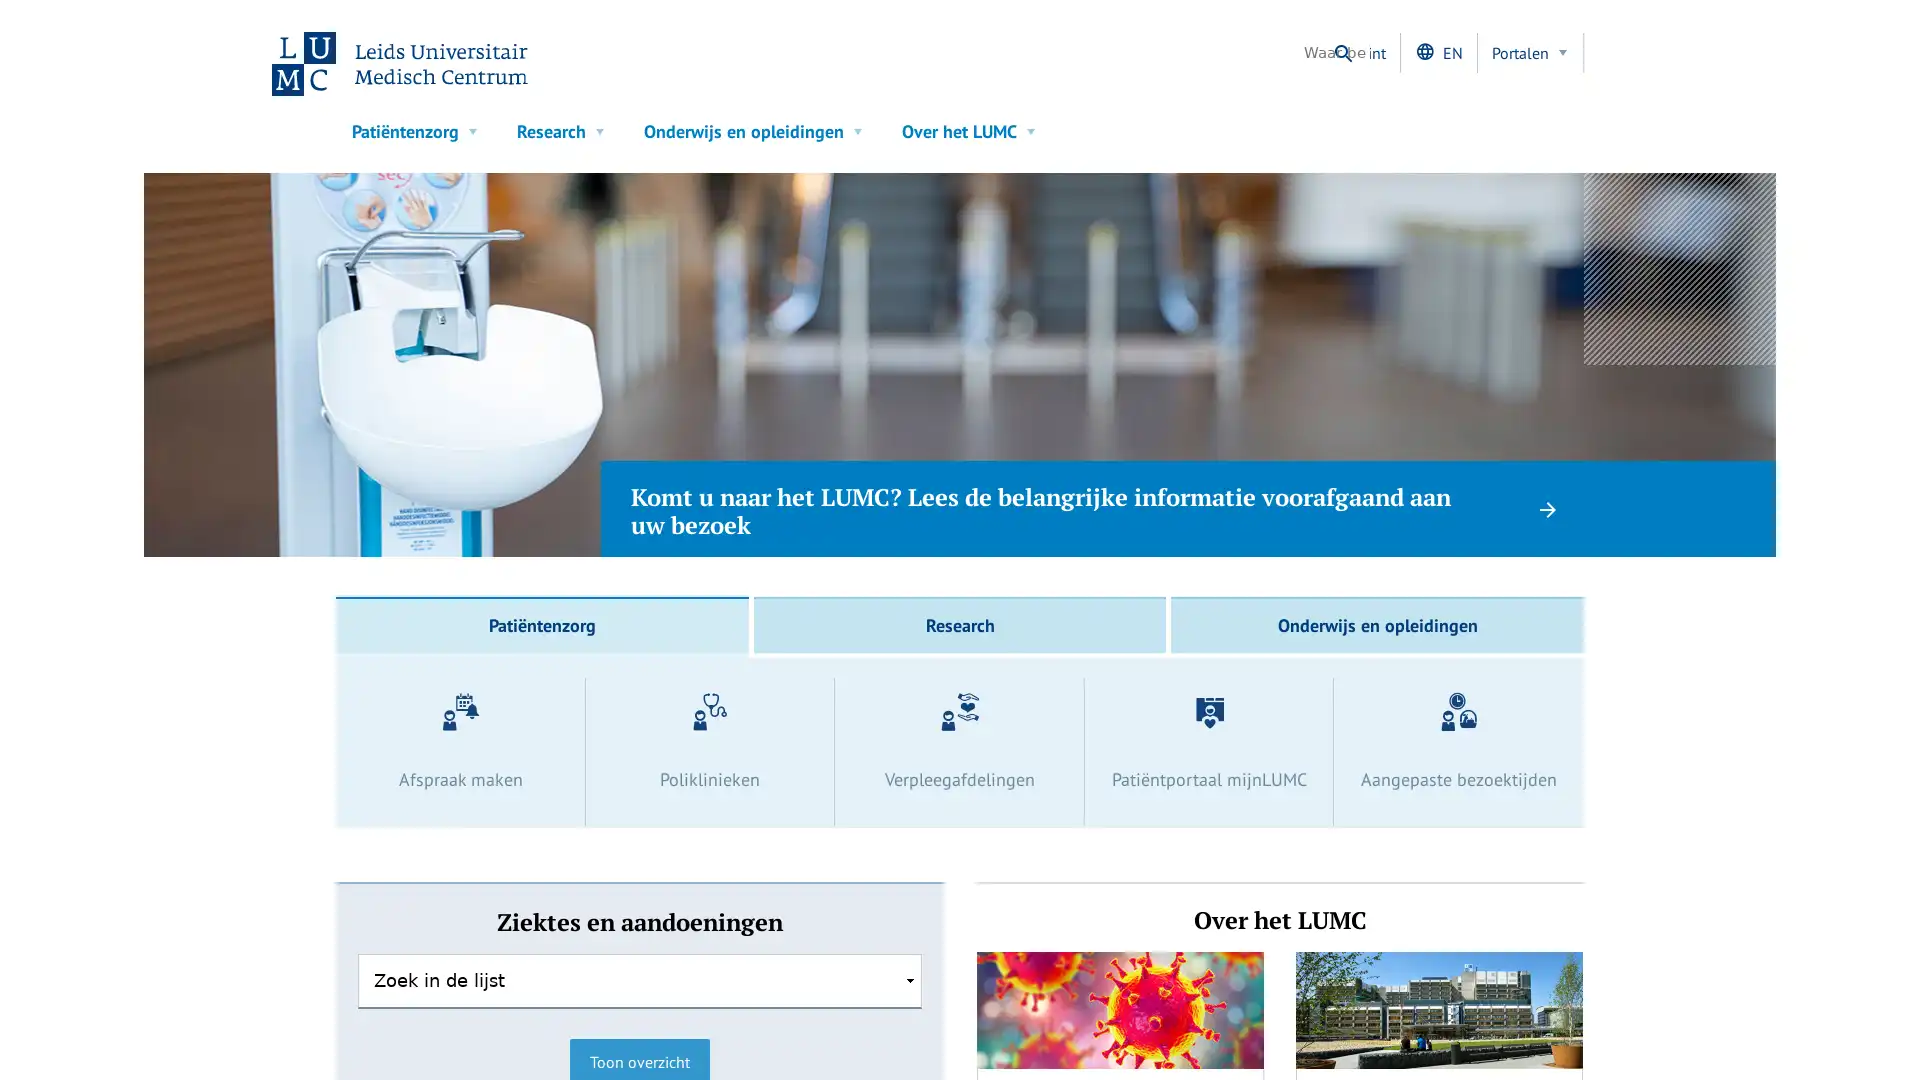  Describe the element at coordinates (1530, 52) in the screenshot. I see `Portalen` at that location.